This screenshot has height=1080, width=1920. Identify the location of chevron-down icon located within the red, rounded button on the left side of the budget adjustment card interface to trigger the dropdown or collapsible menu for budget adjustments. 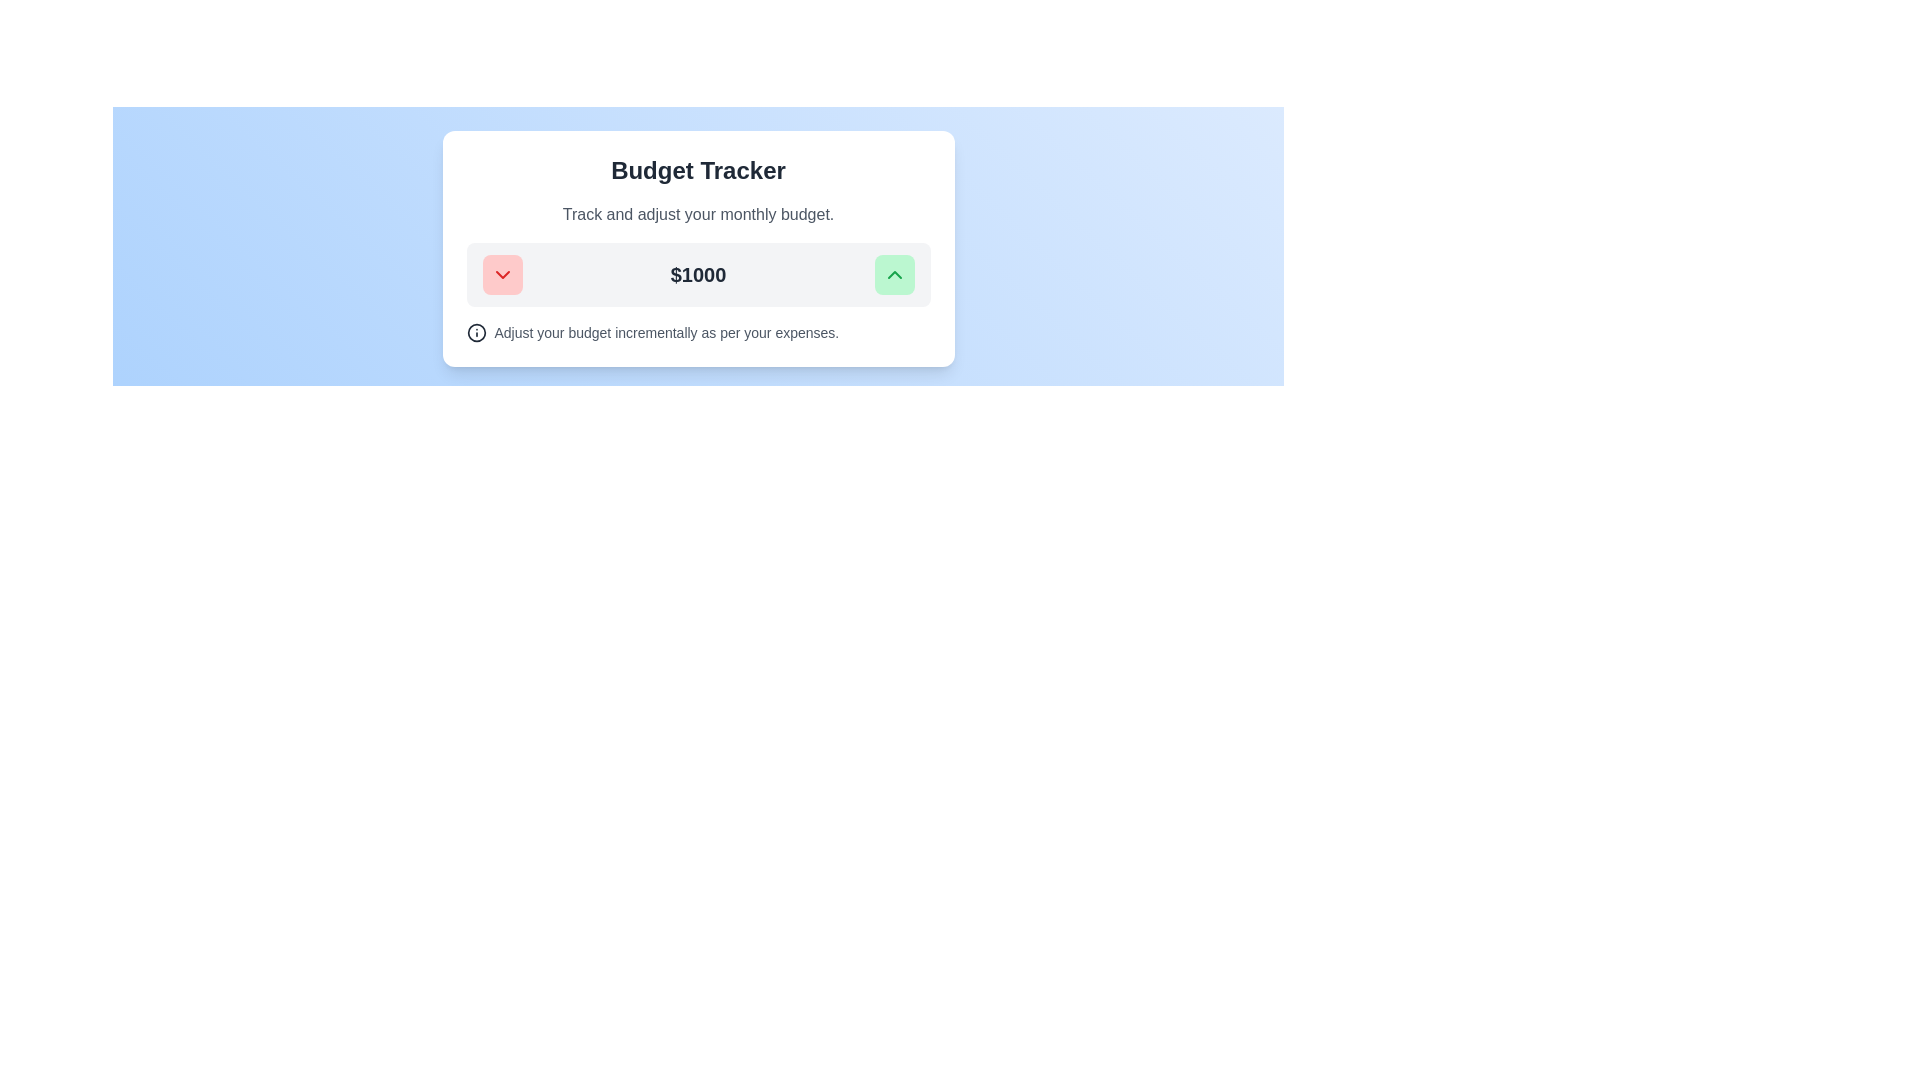
(502, 274).